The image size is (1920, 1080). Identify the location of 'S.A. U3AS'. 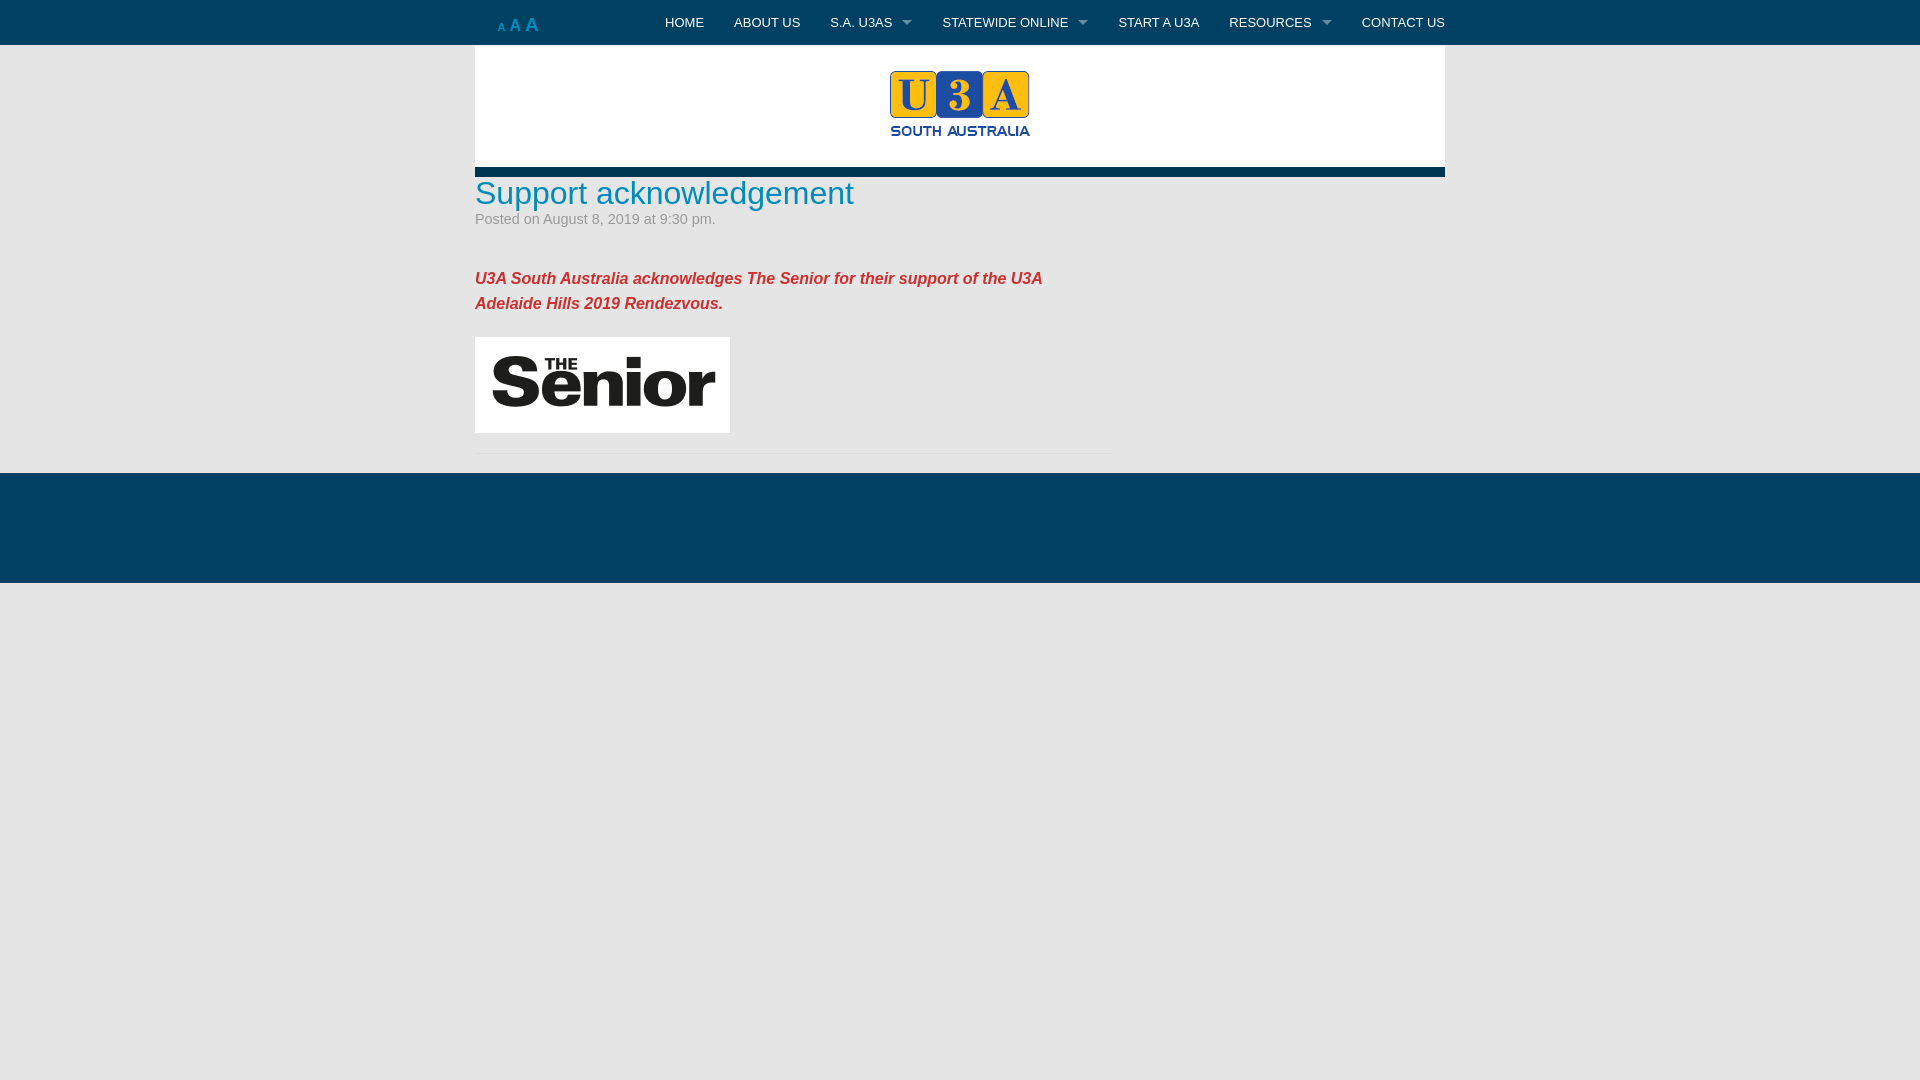
(815, 22).